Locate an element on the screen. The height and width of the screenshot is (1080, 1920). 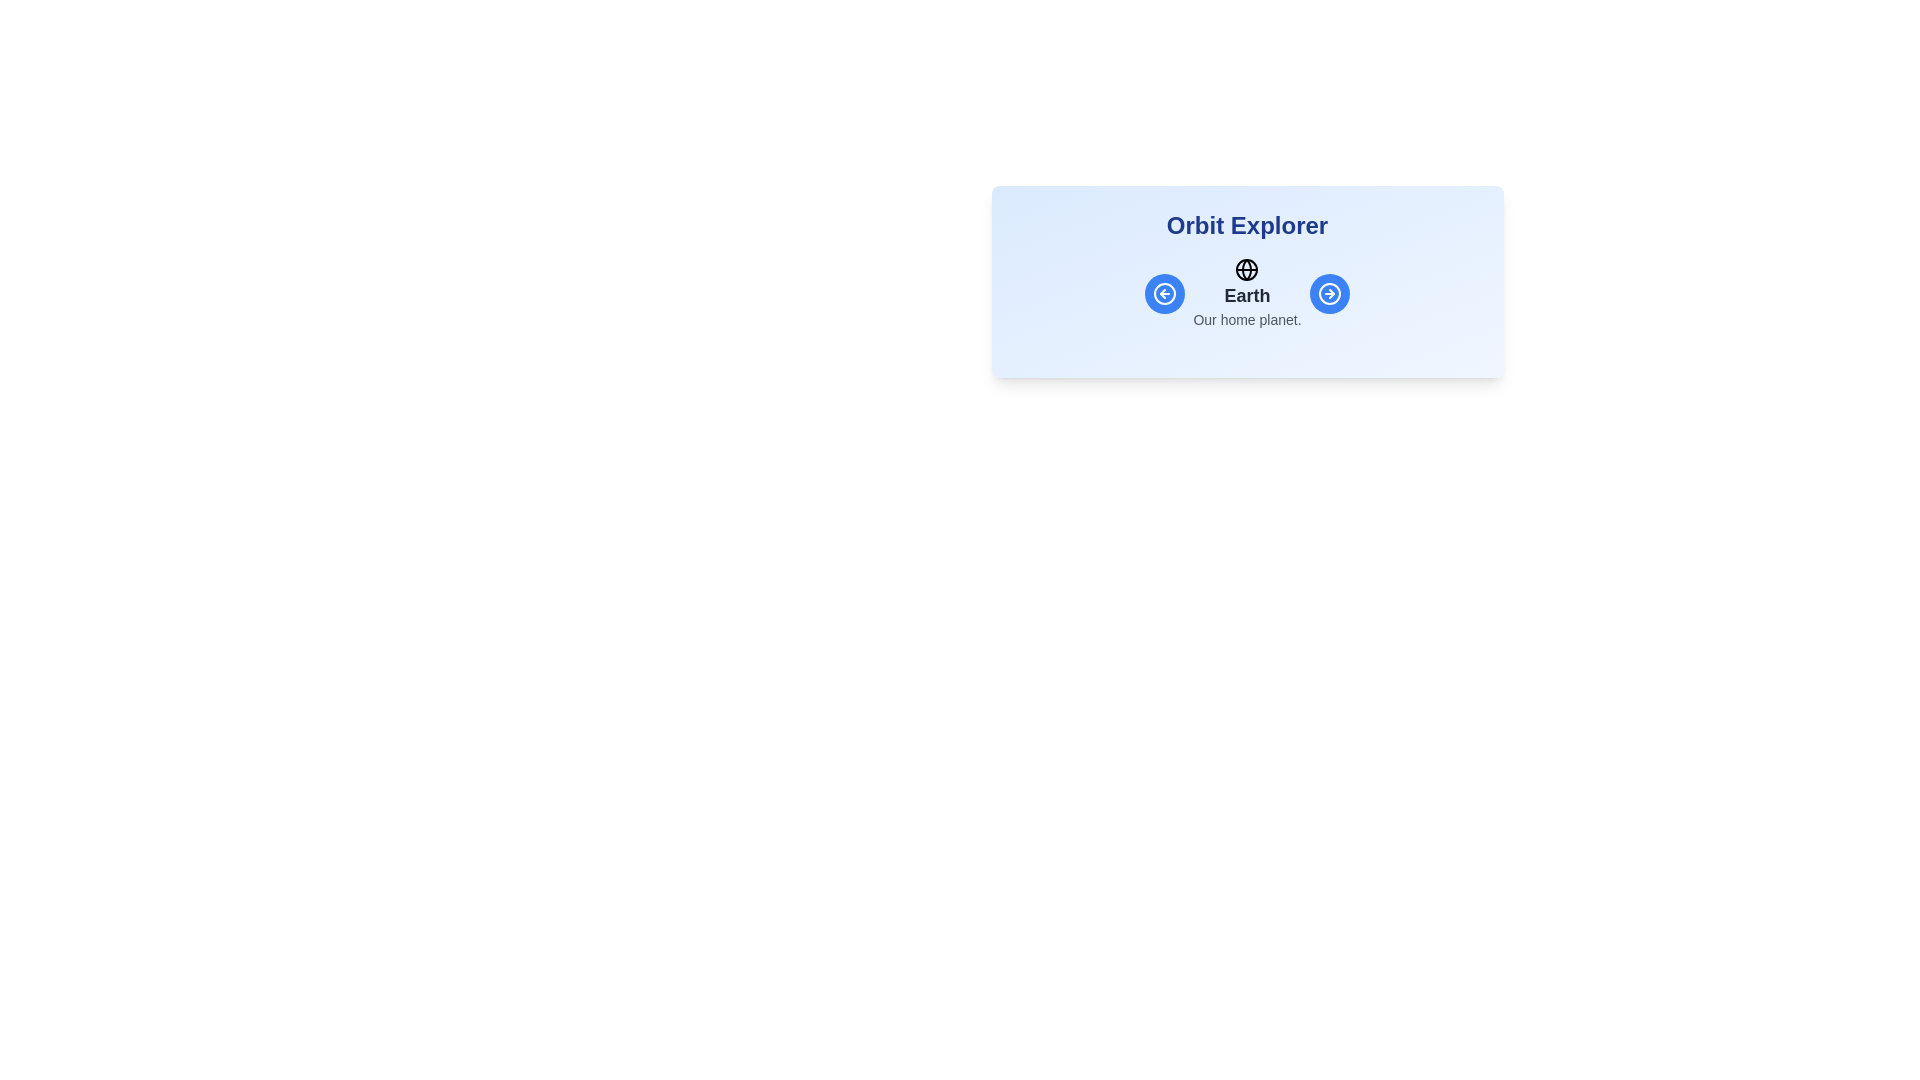
the Earth icon located above the text 'Earth' and 'Our home planet' is located at coordinates (1246, 270).